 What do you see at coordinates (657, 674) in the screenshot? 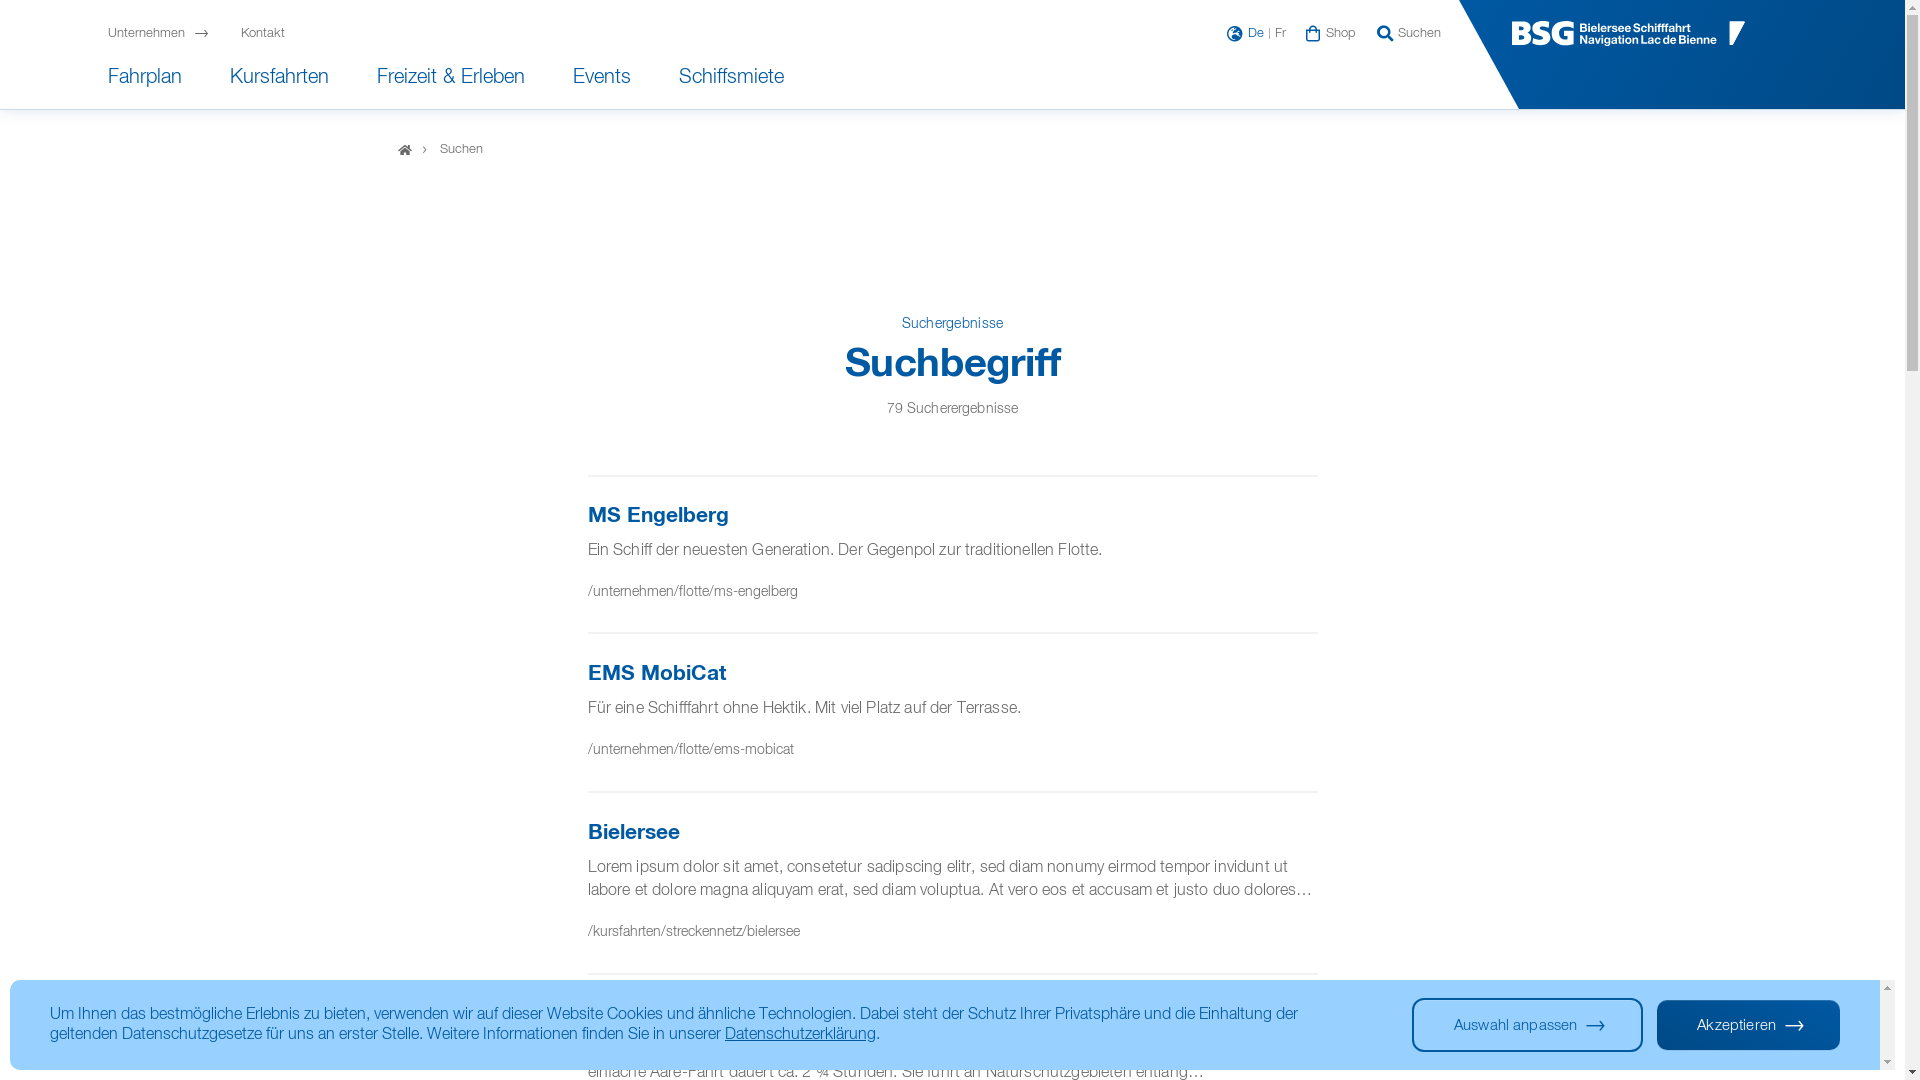
I see `'EMS MobiCat'` at bounding box center [657, 674].